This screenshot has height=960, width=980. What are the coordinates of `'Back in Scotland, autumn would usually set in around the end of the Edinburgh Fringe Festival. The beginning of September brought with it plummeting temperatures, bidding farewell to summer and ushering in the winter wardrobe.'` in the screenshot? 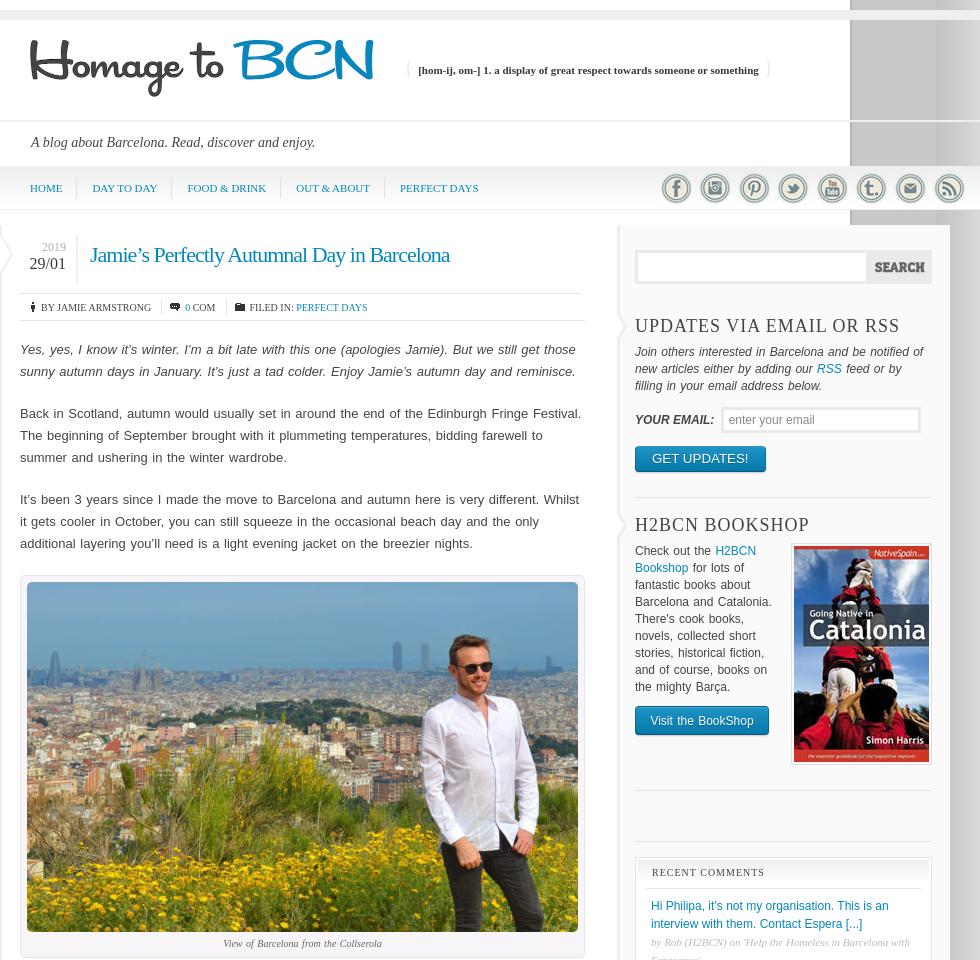 It's located at (300, 435).